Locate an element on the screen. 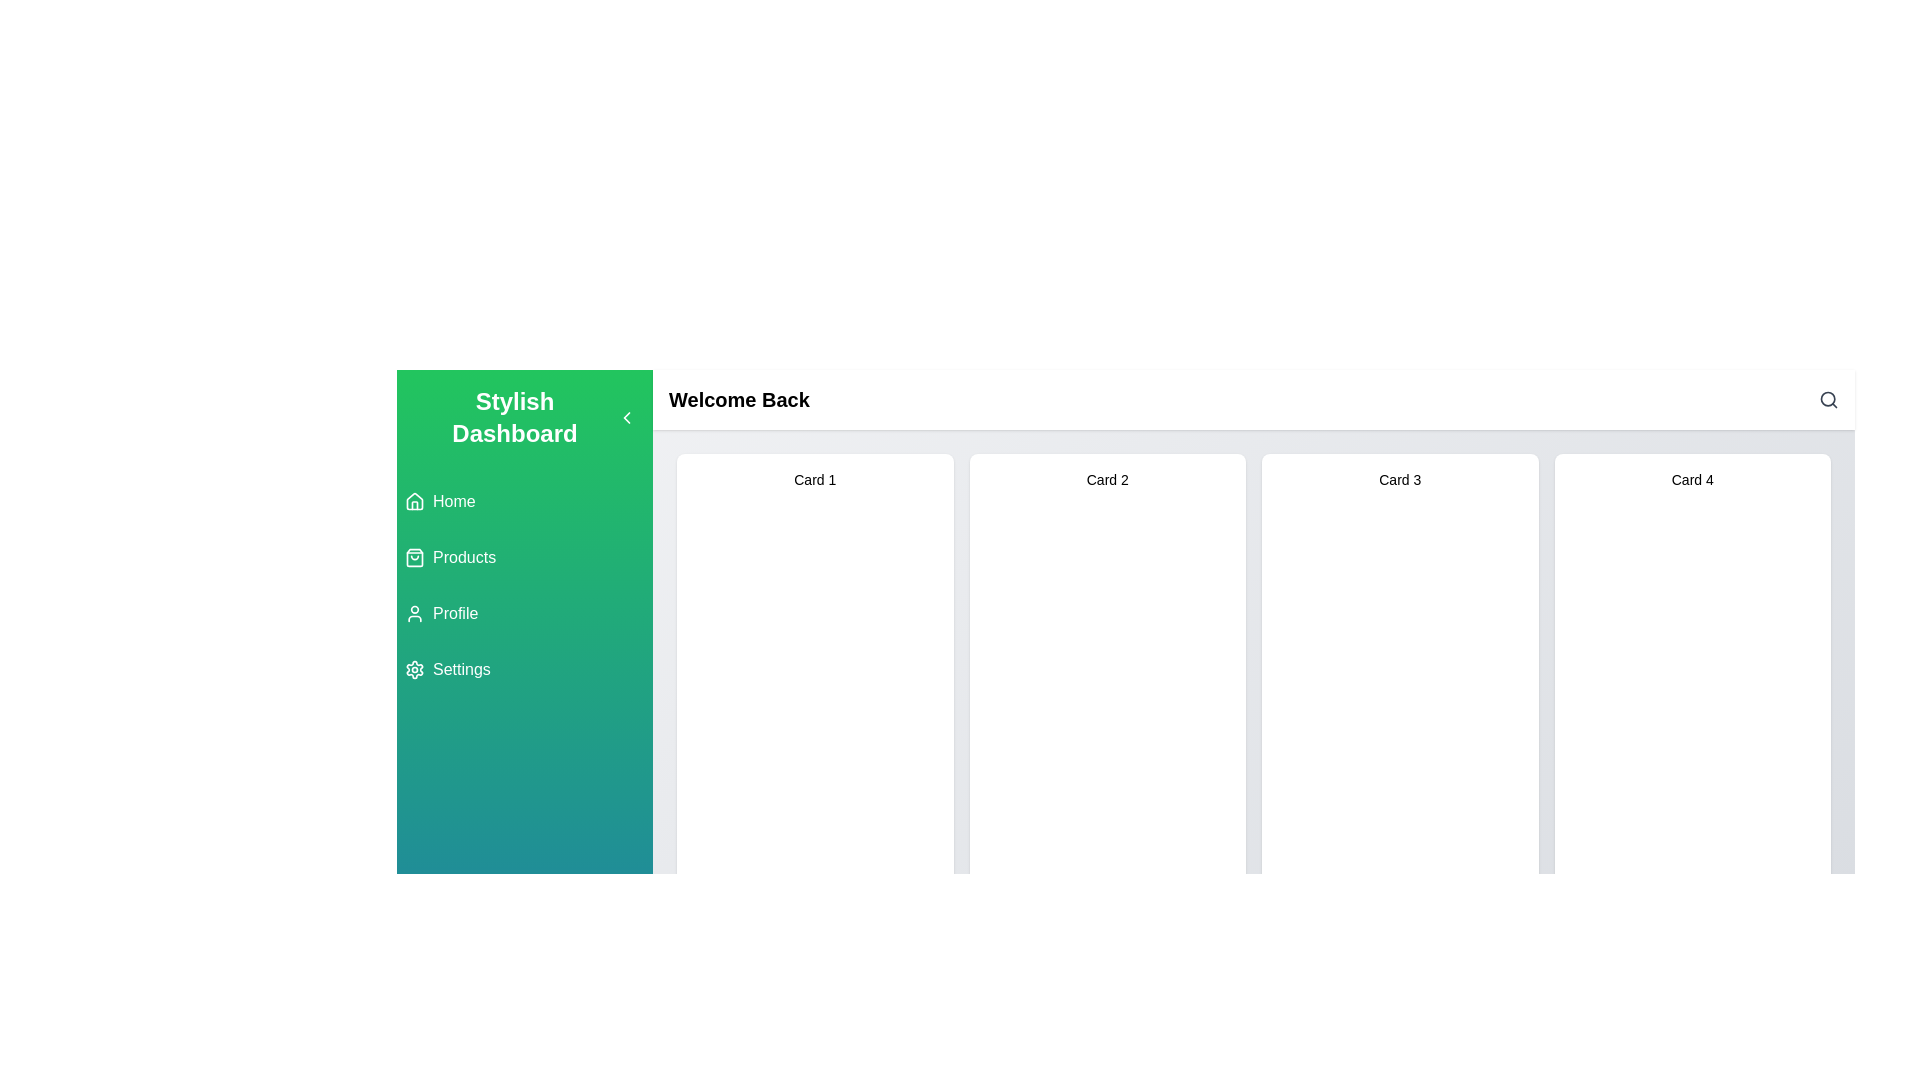 The height and width of the screenshot is (1080, 1920). the left-pointing chevron icon in the top-right corner of the Stylish Dashboard is located at coordinates (626, 416).